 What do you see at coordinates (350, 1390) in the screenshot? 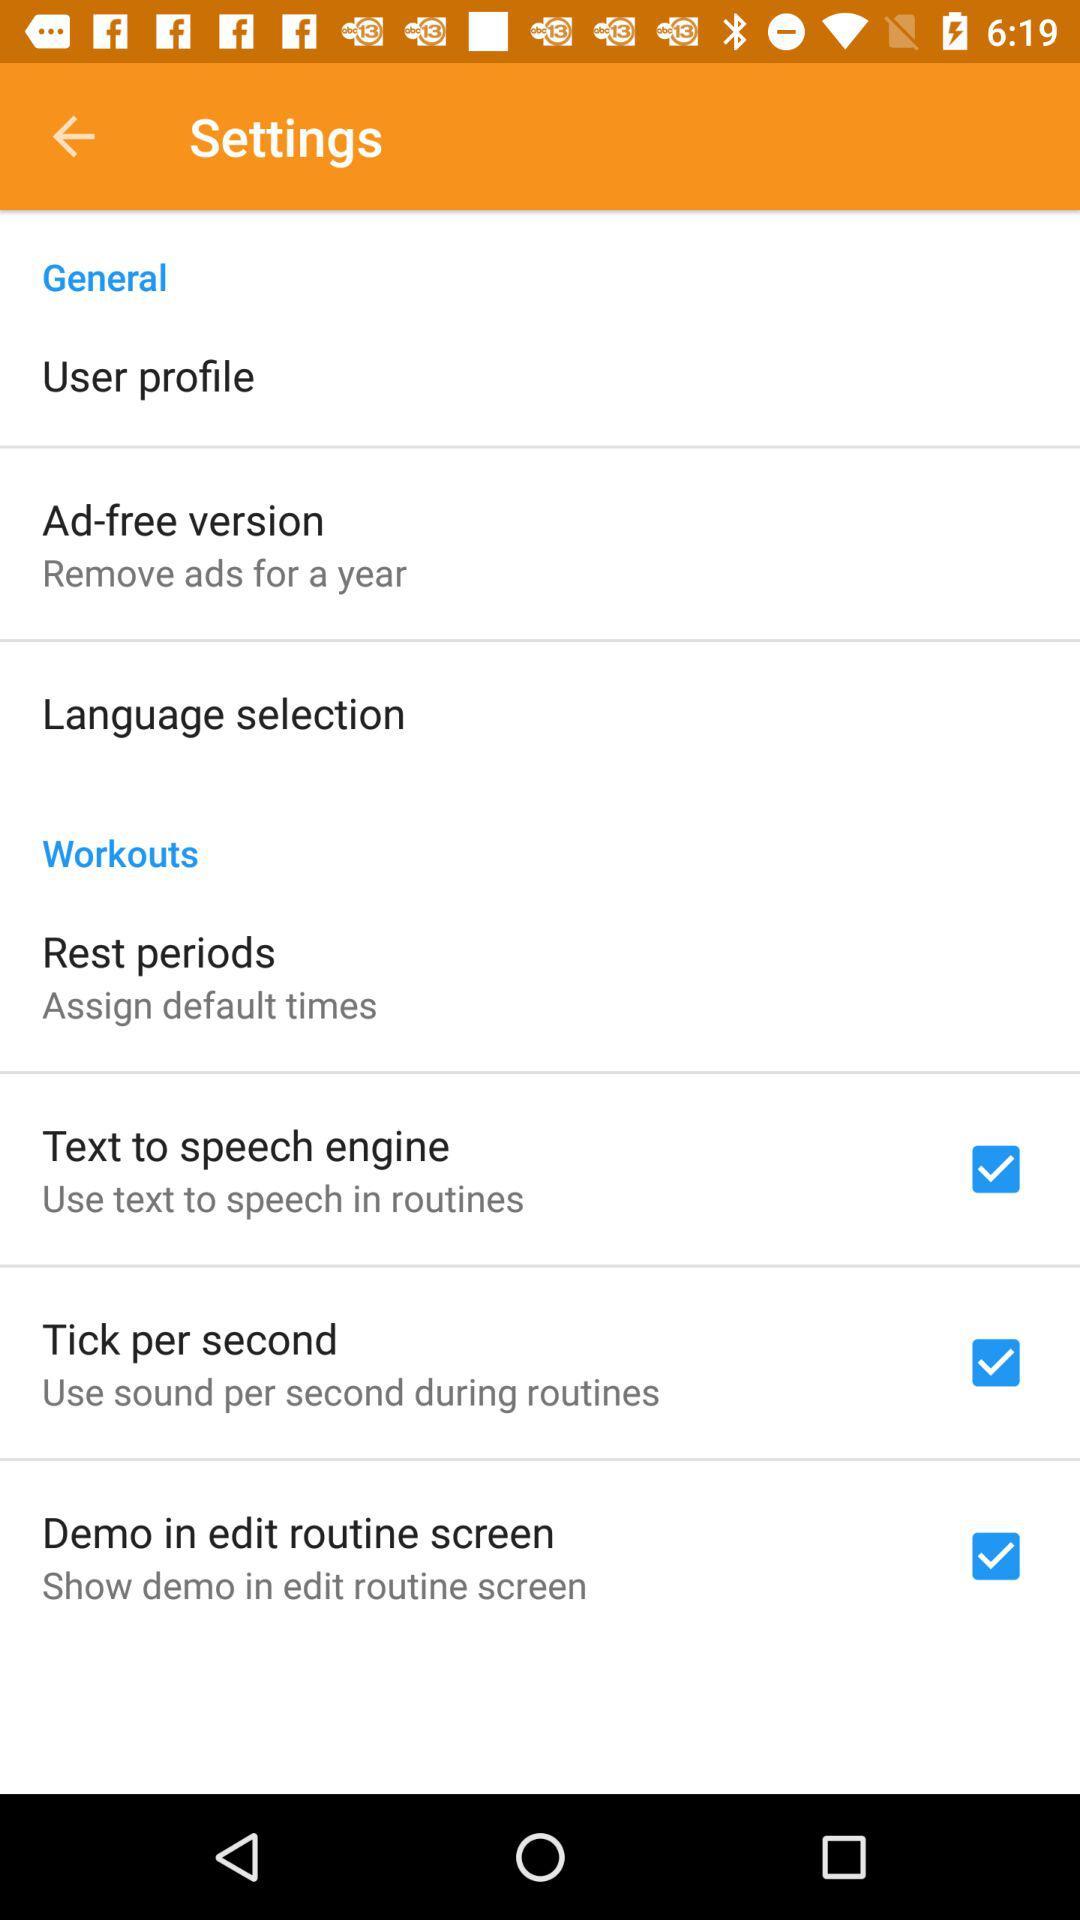
I see `the item above demo in edit` at bounding box center [350, 1390].